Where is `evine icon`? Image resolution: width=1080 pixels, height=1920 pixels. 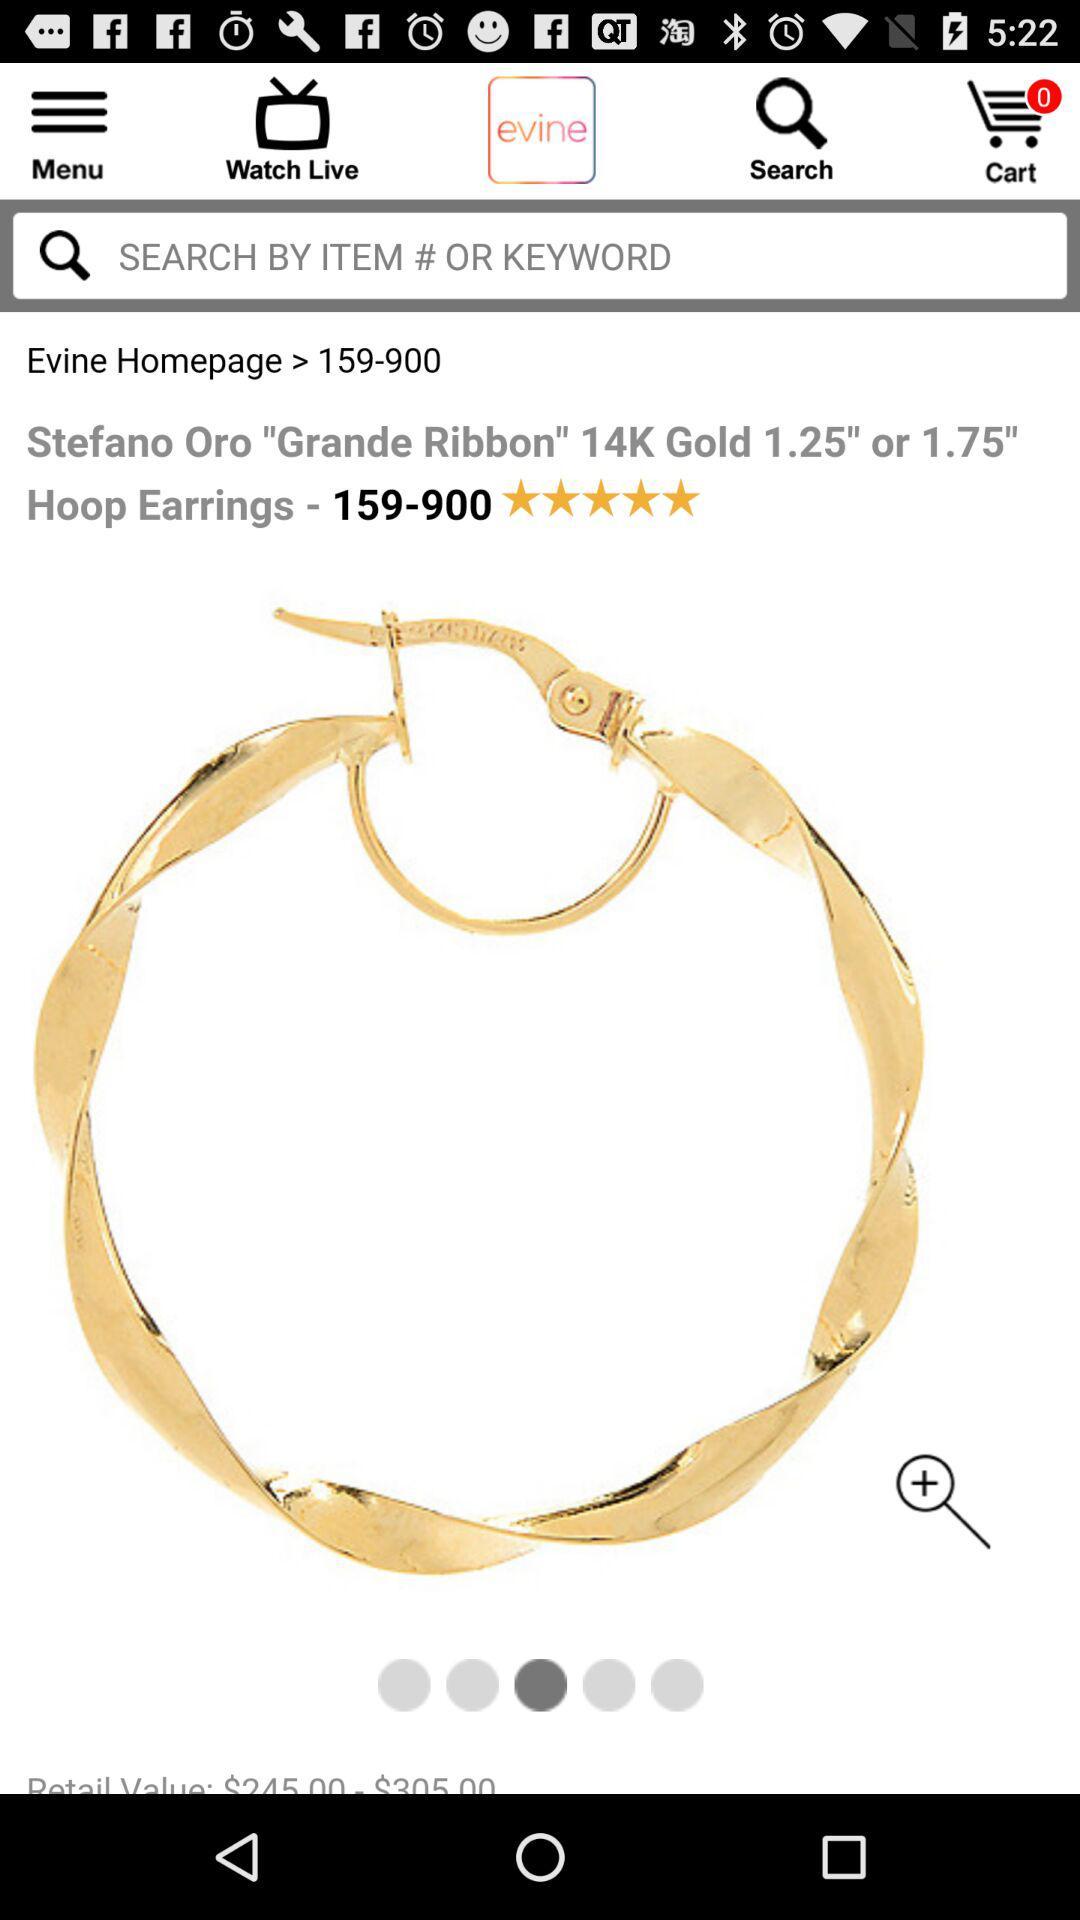 evine icon is located at coordinates (541, 130).